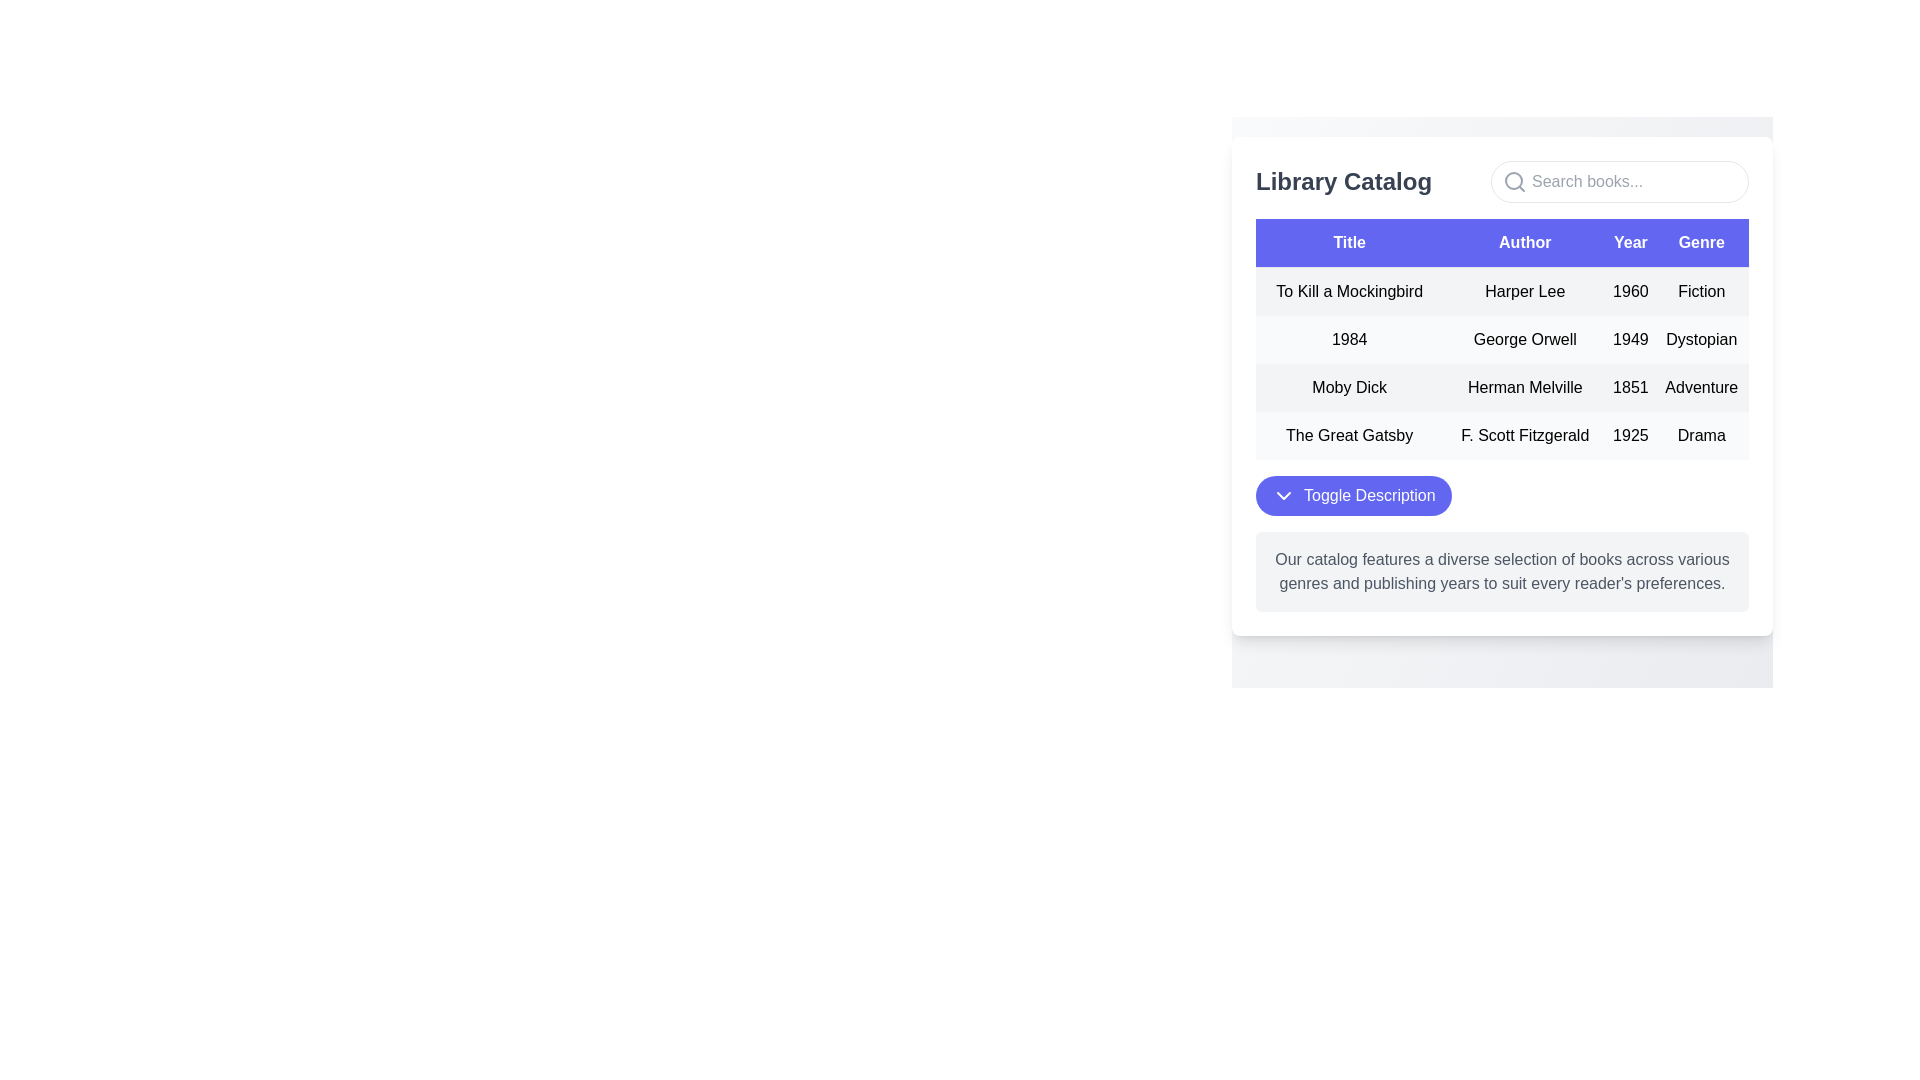 The width and height of the screenshot is (1920, 1080). Describe the element at coordinates (1524, 242) in the screenshot. I see `the 'Author' table header which is styled with a blue background and white text, located in the second column of the header row` at that location.